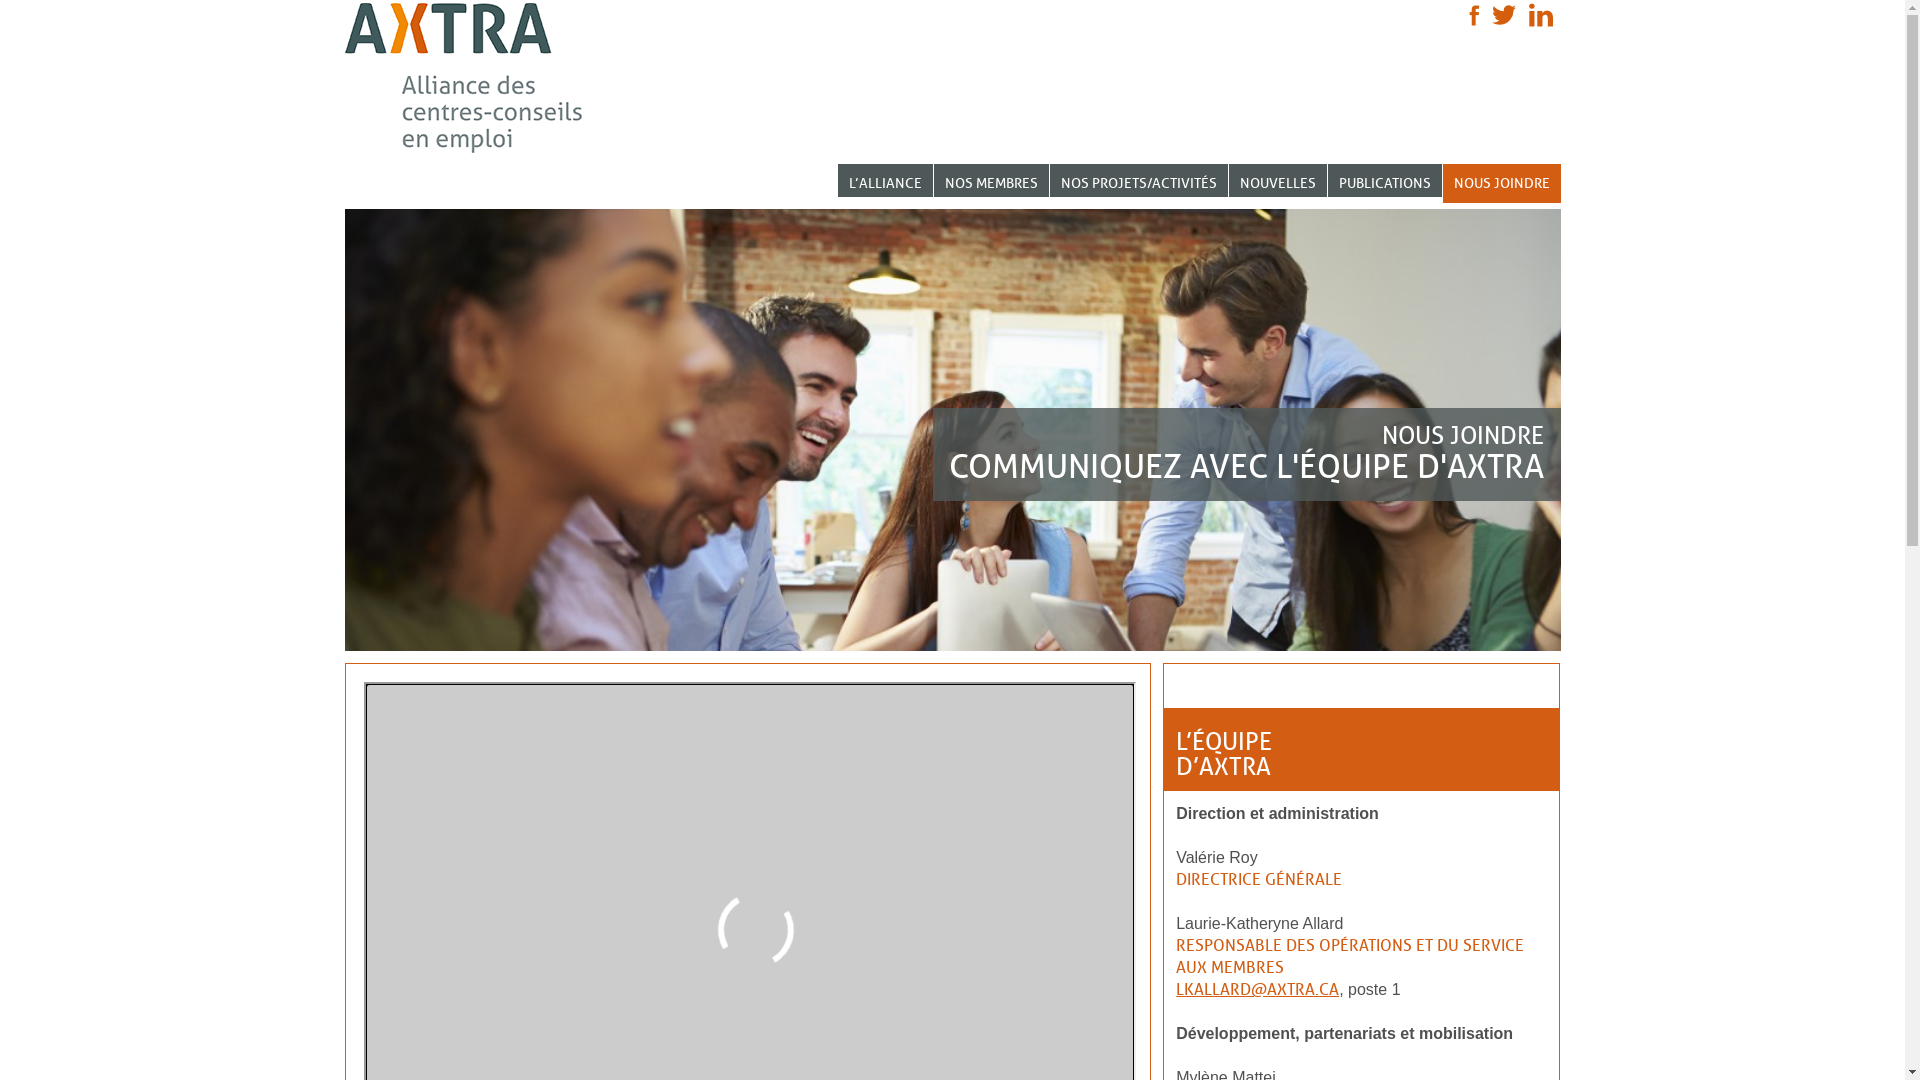  What do you see at coordinates (1256, 988) in the screenshot?
I see `'LKALLARD@AXTRA.CA'` at bounding box center [1256, 988].